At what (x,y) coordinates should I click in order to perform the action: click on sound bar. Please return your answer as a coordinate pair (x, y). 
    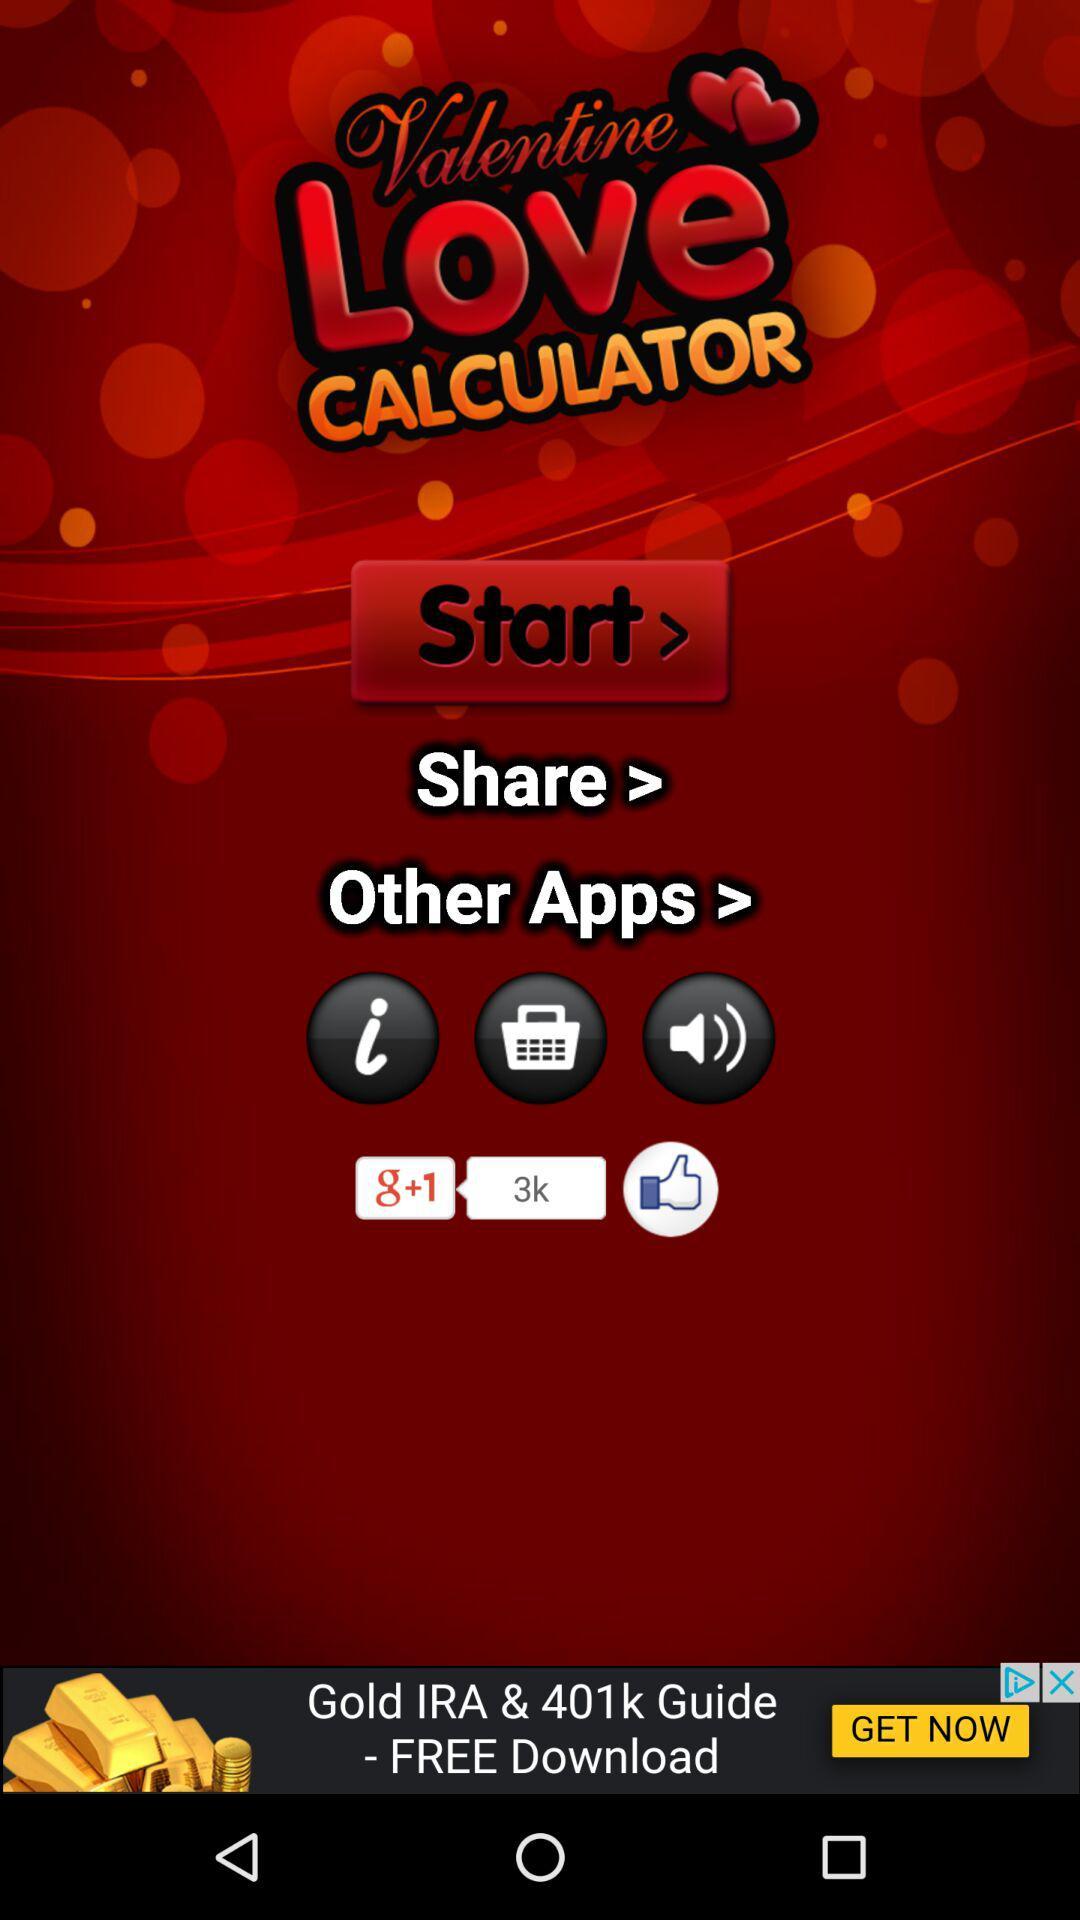
    Looking at the image, I should click on (707, 1037).